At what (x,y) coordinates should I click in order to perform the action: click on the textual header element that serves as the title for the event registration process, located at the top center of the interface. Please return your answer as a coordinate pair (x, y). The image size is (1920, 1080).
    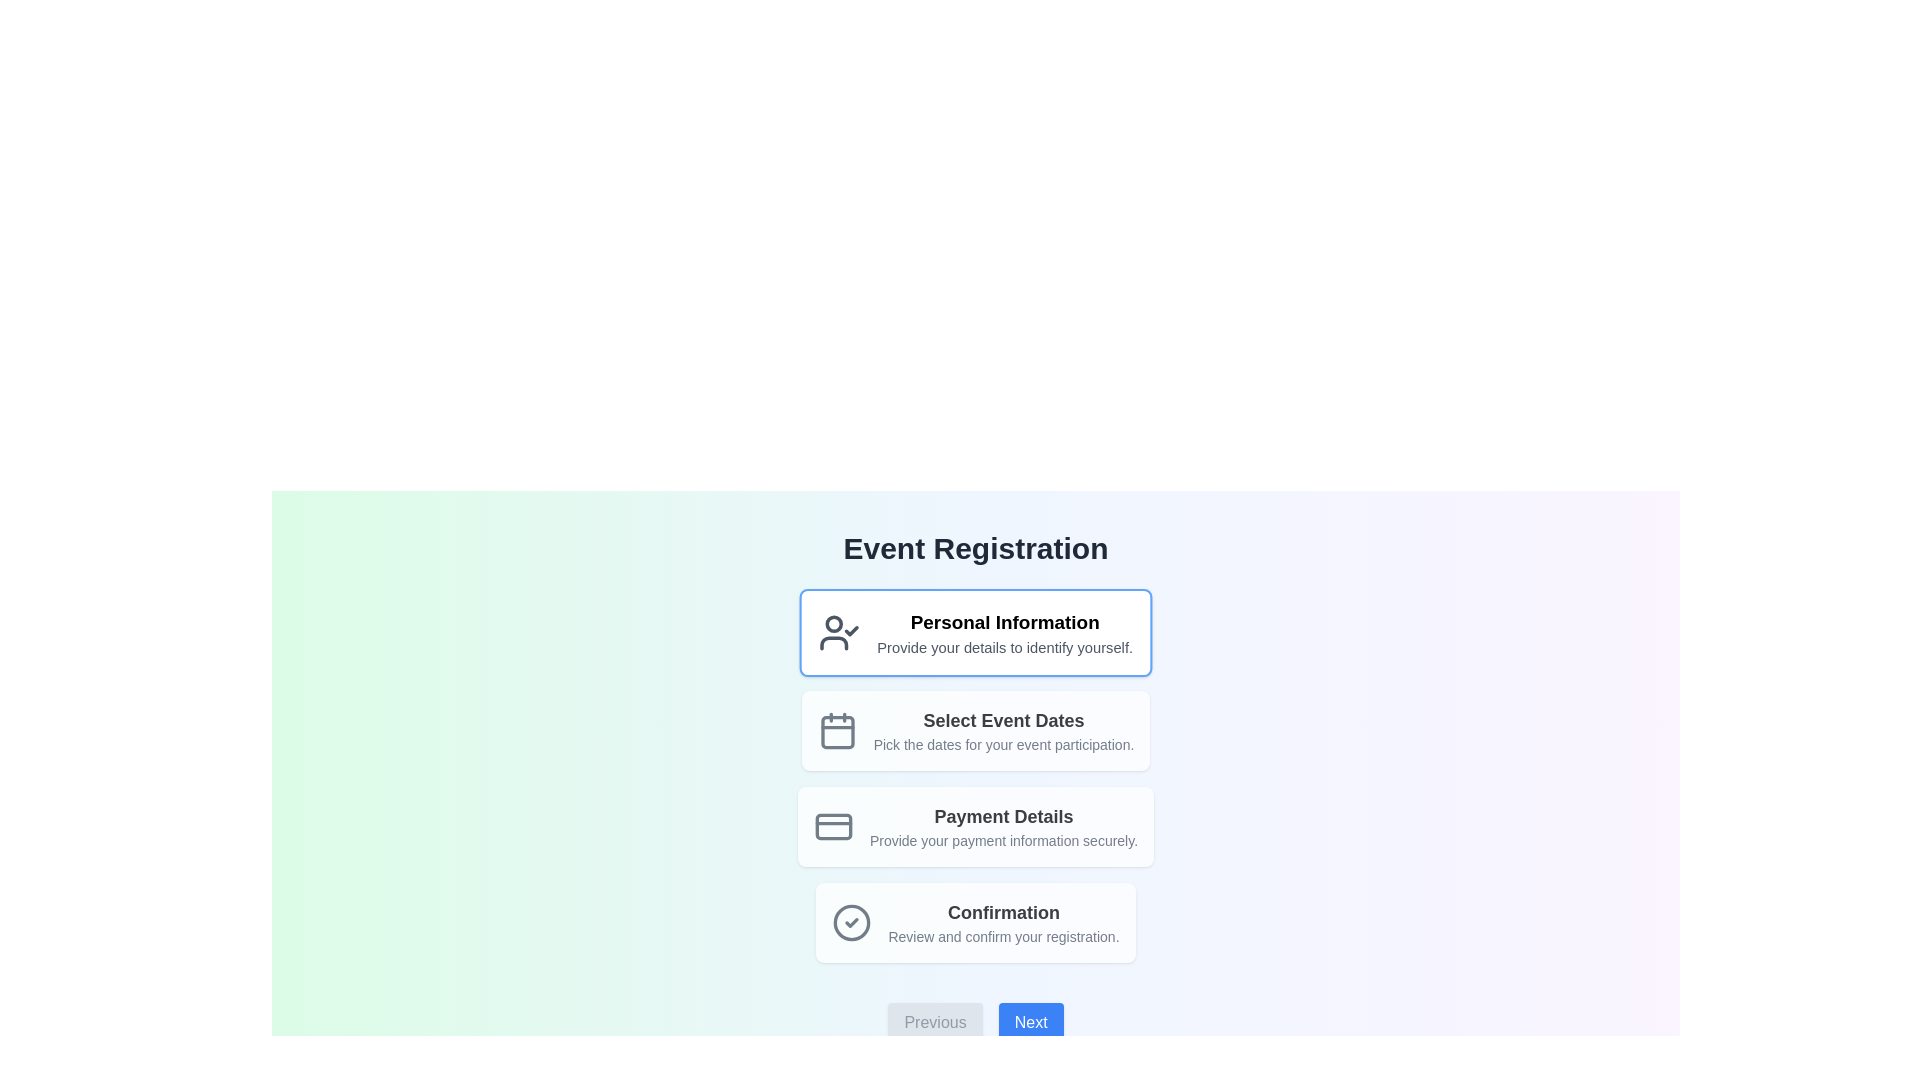
    Looking at the image, I should click on (975, 548).